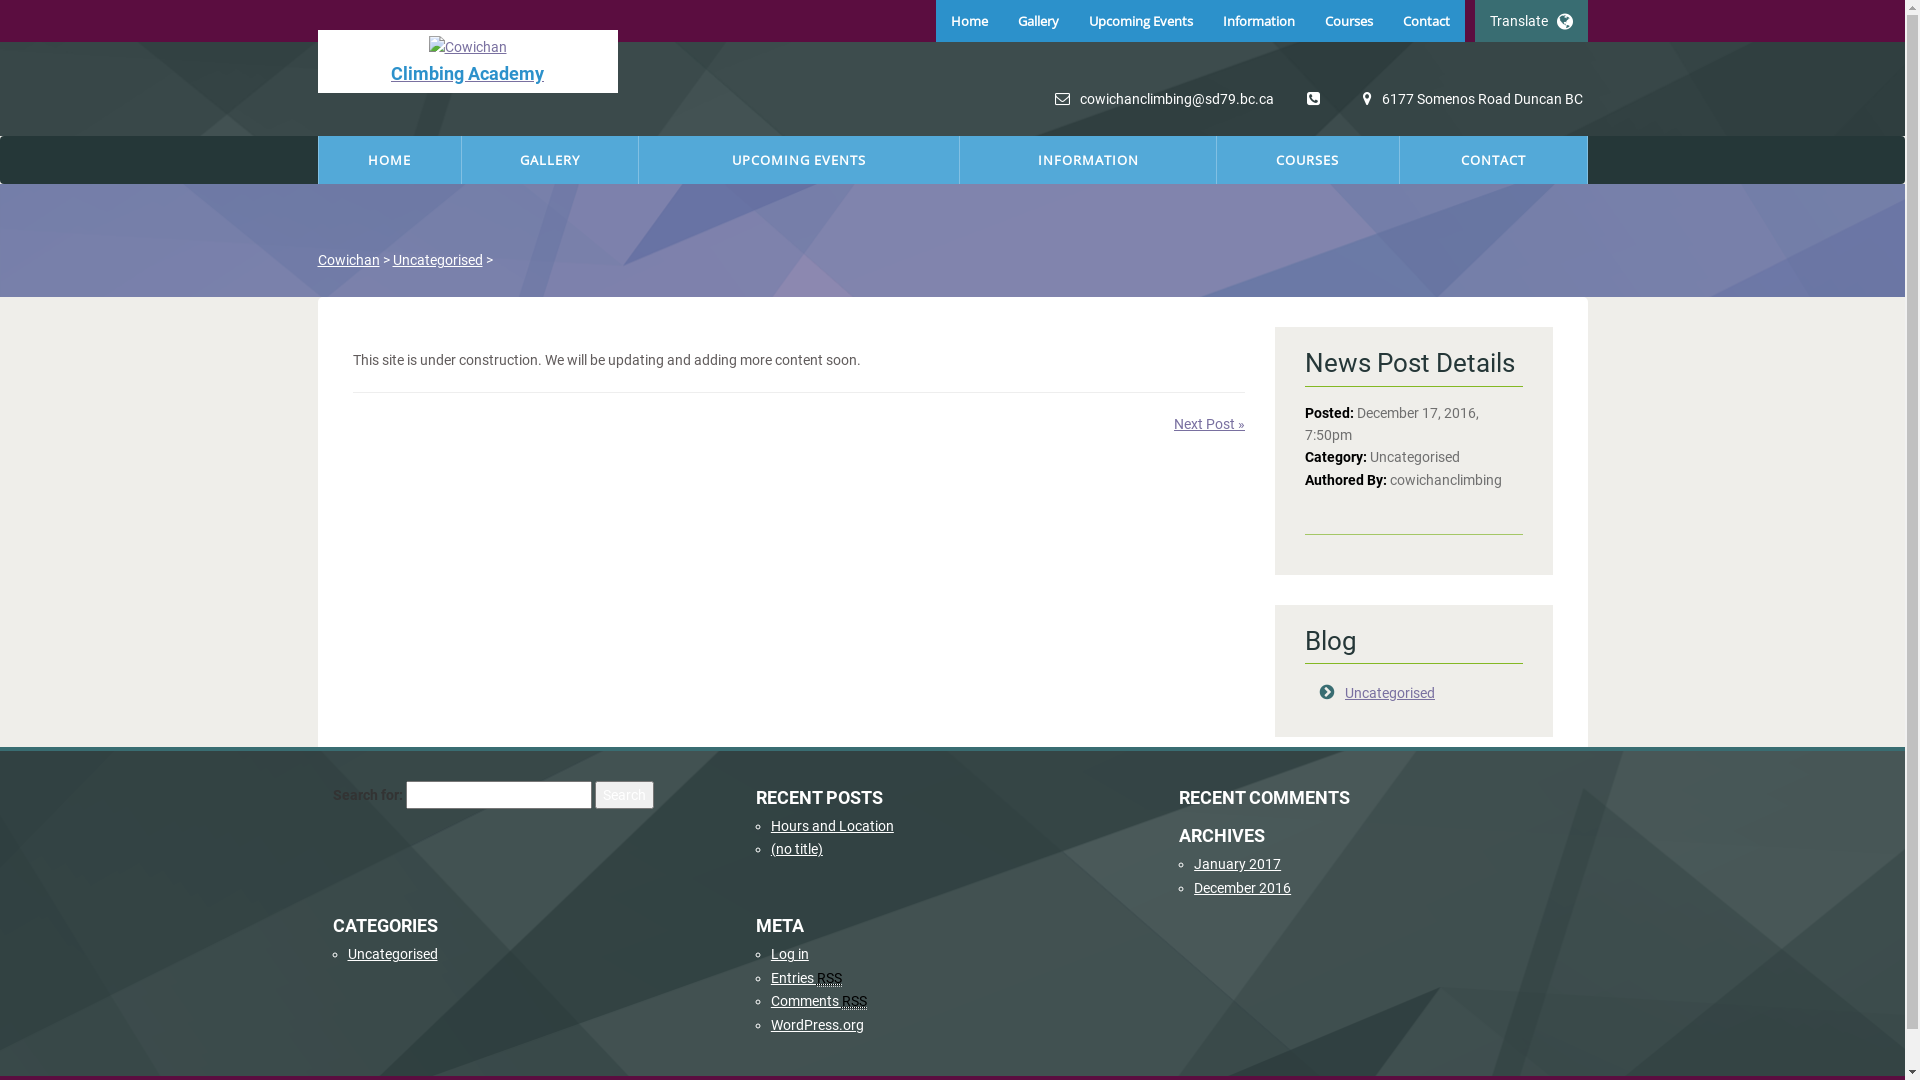 The width and height of the screenshot is (1920, 1080). What do you see at coordinates (969, 20) in the screenshot?
I see `'Home'` at bounding box center [969, 20].